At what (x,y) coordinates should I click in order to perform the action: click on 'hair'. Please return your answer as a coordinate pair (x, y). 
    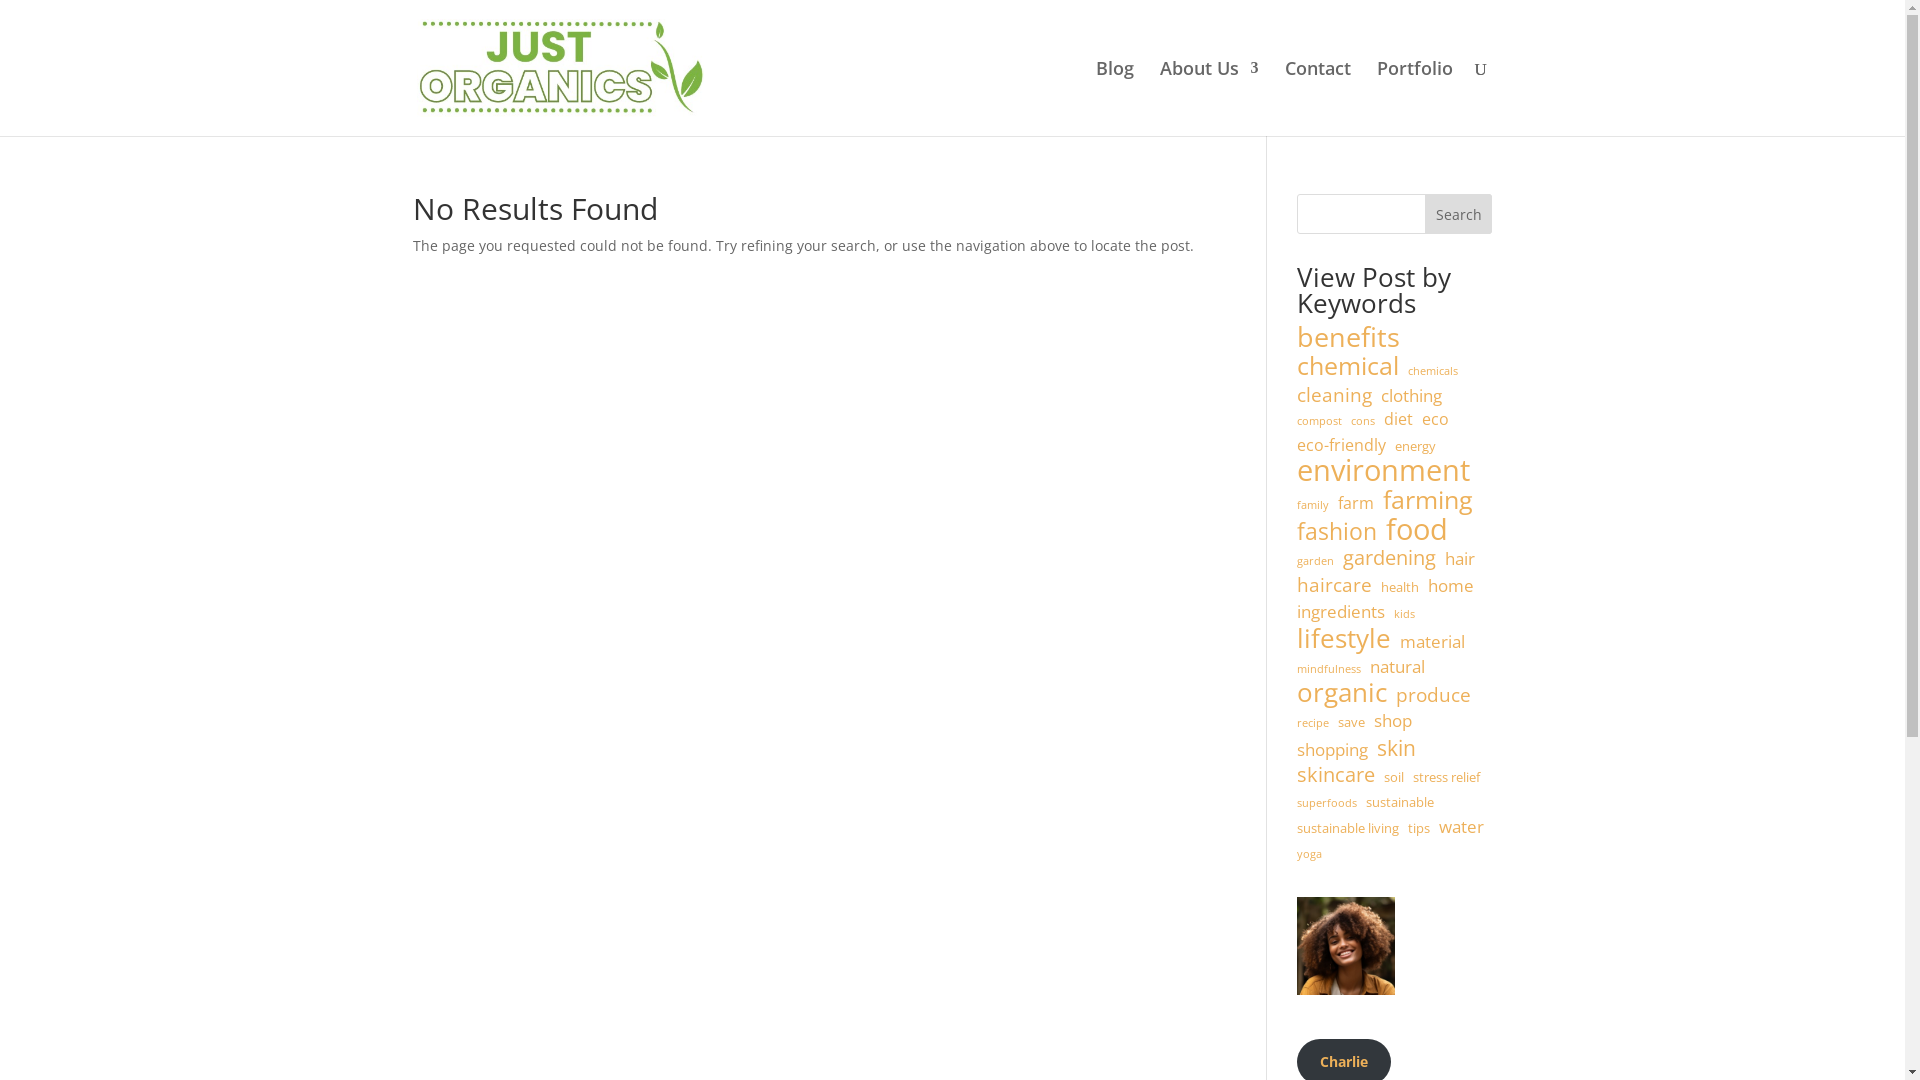
    Looking at the image, I should click on (1459, 559).